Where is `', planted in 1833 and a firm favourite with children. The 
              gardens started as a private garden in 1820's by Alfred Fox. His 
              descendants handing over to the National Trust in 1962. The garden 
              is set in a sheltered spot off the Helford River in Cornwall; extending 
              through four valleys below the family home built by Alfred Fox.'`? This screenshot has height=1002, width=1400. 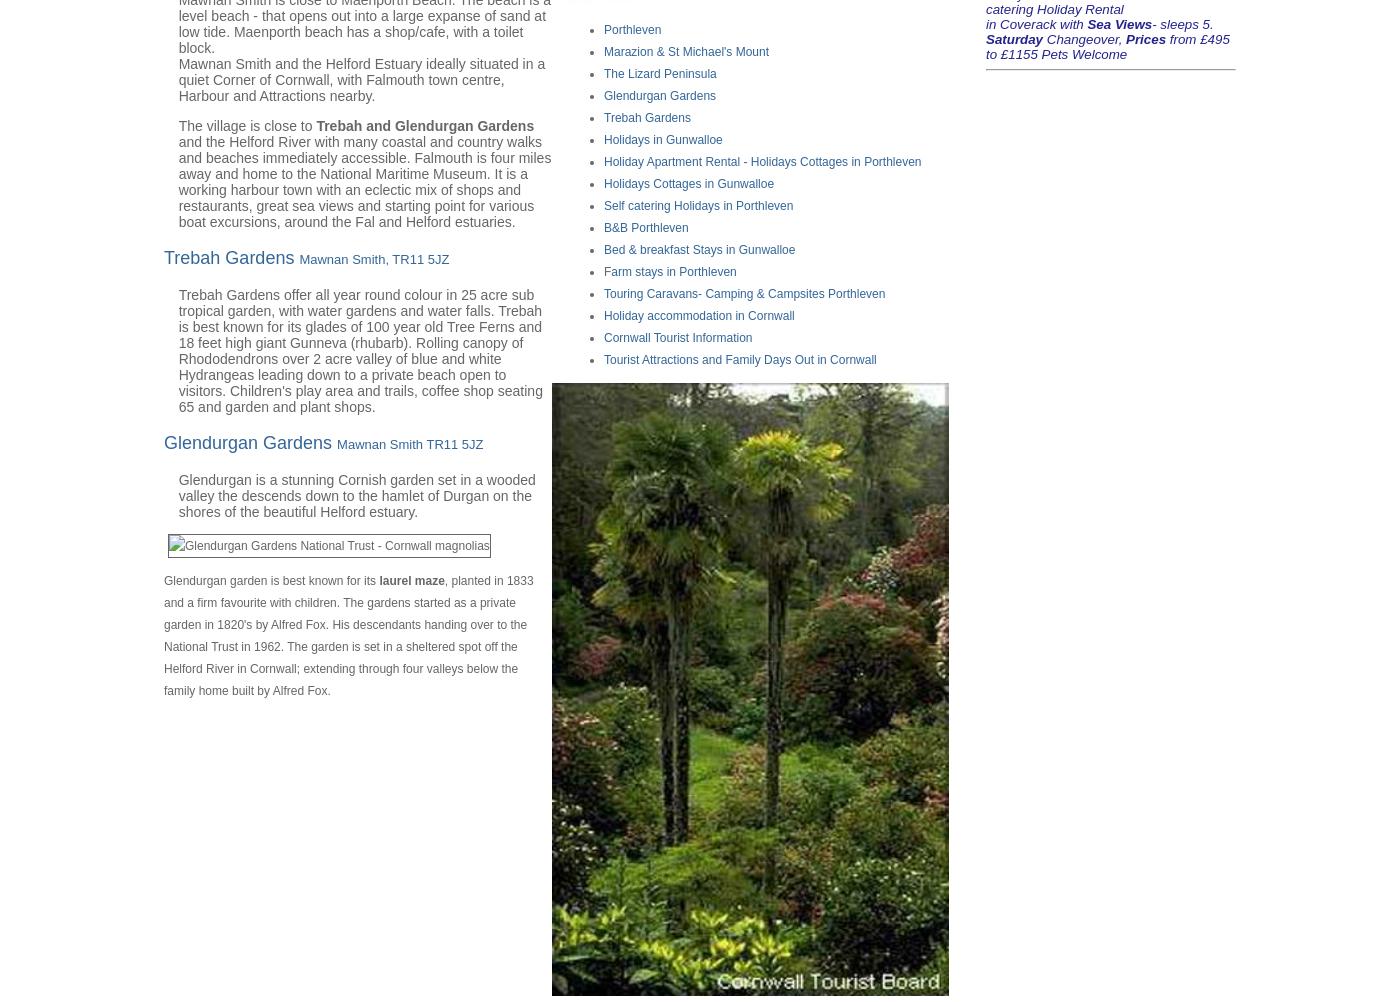 ', planted in 1833 and a firm favourite with children. The 
              gardens started as a private garden in 1820's by Alfred Fox. His 
              descendants handing over to the National Trust in 1962. The garden 
              is set in a sheltered spot off the Helford River in Cornwall; extending 
              through four valleys below the family home built by Alfred Fox.' is located at coordinates (348, 633).